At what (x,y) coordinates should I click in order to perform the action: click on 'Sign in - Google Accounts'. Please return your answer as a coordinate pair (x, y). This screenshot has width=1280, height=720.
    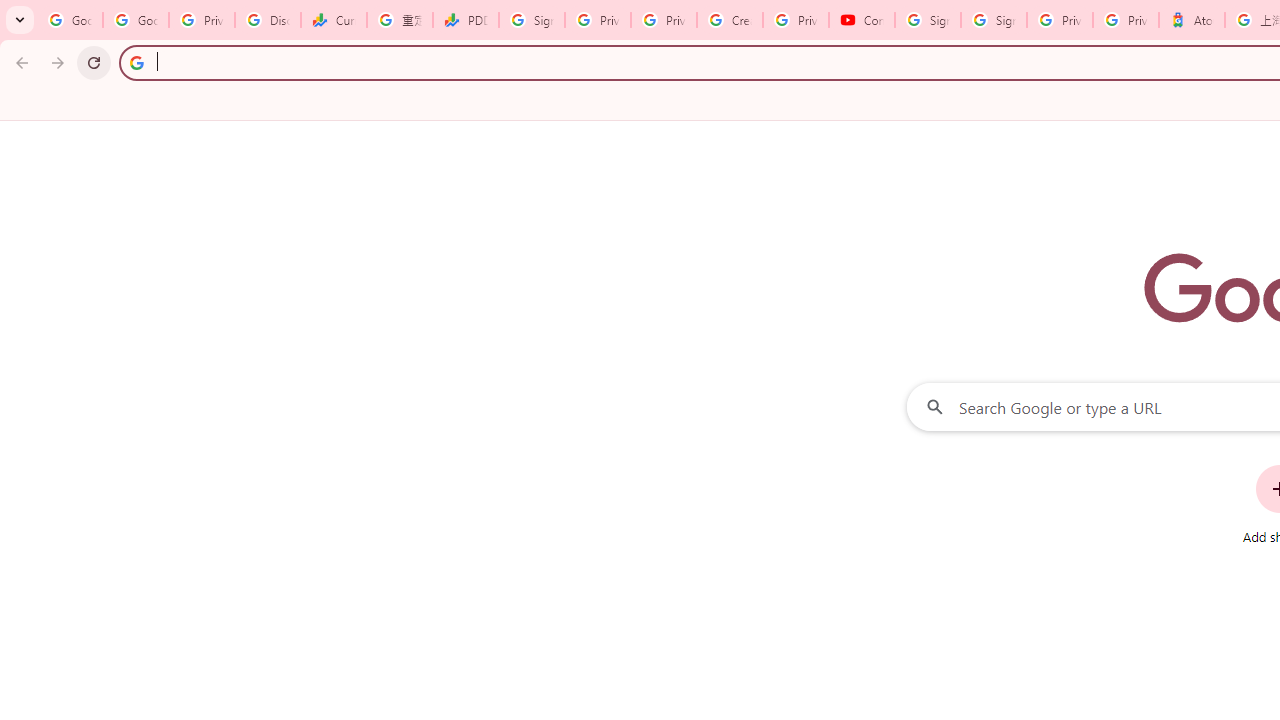
    Looking at the image, I should click on (993, 20).